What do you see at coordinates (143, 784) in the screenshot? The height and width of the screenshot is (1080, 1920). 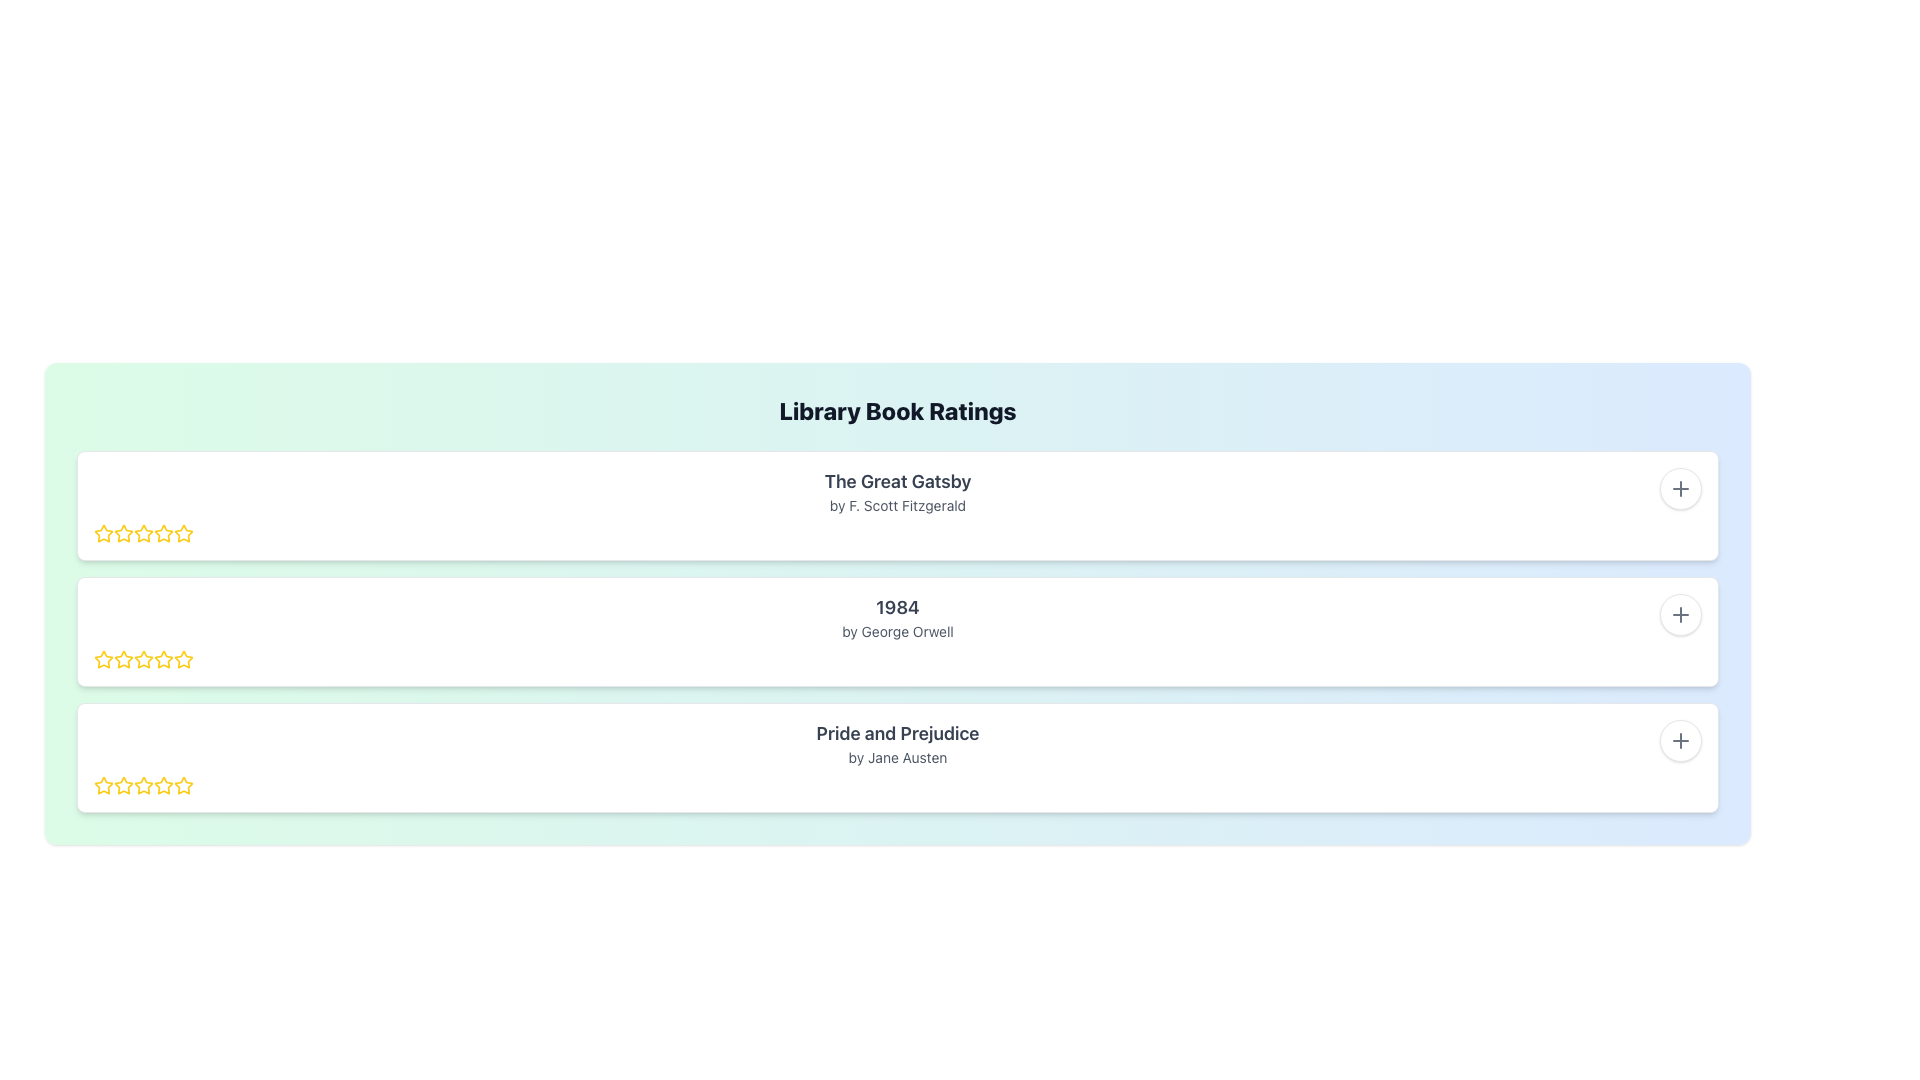 I see `the first star icon in the rating bar` at bounding box center [143, 784].